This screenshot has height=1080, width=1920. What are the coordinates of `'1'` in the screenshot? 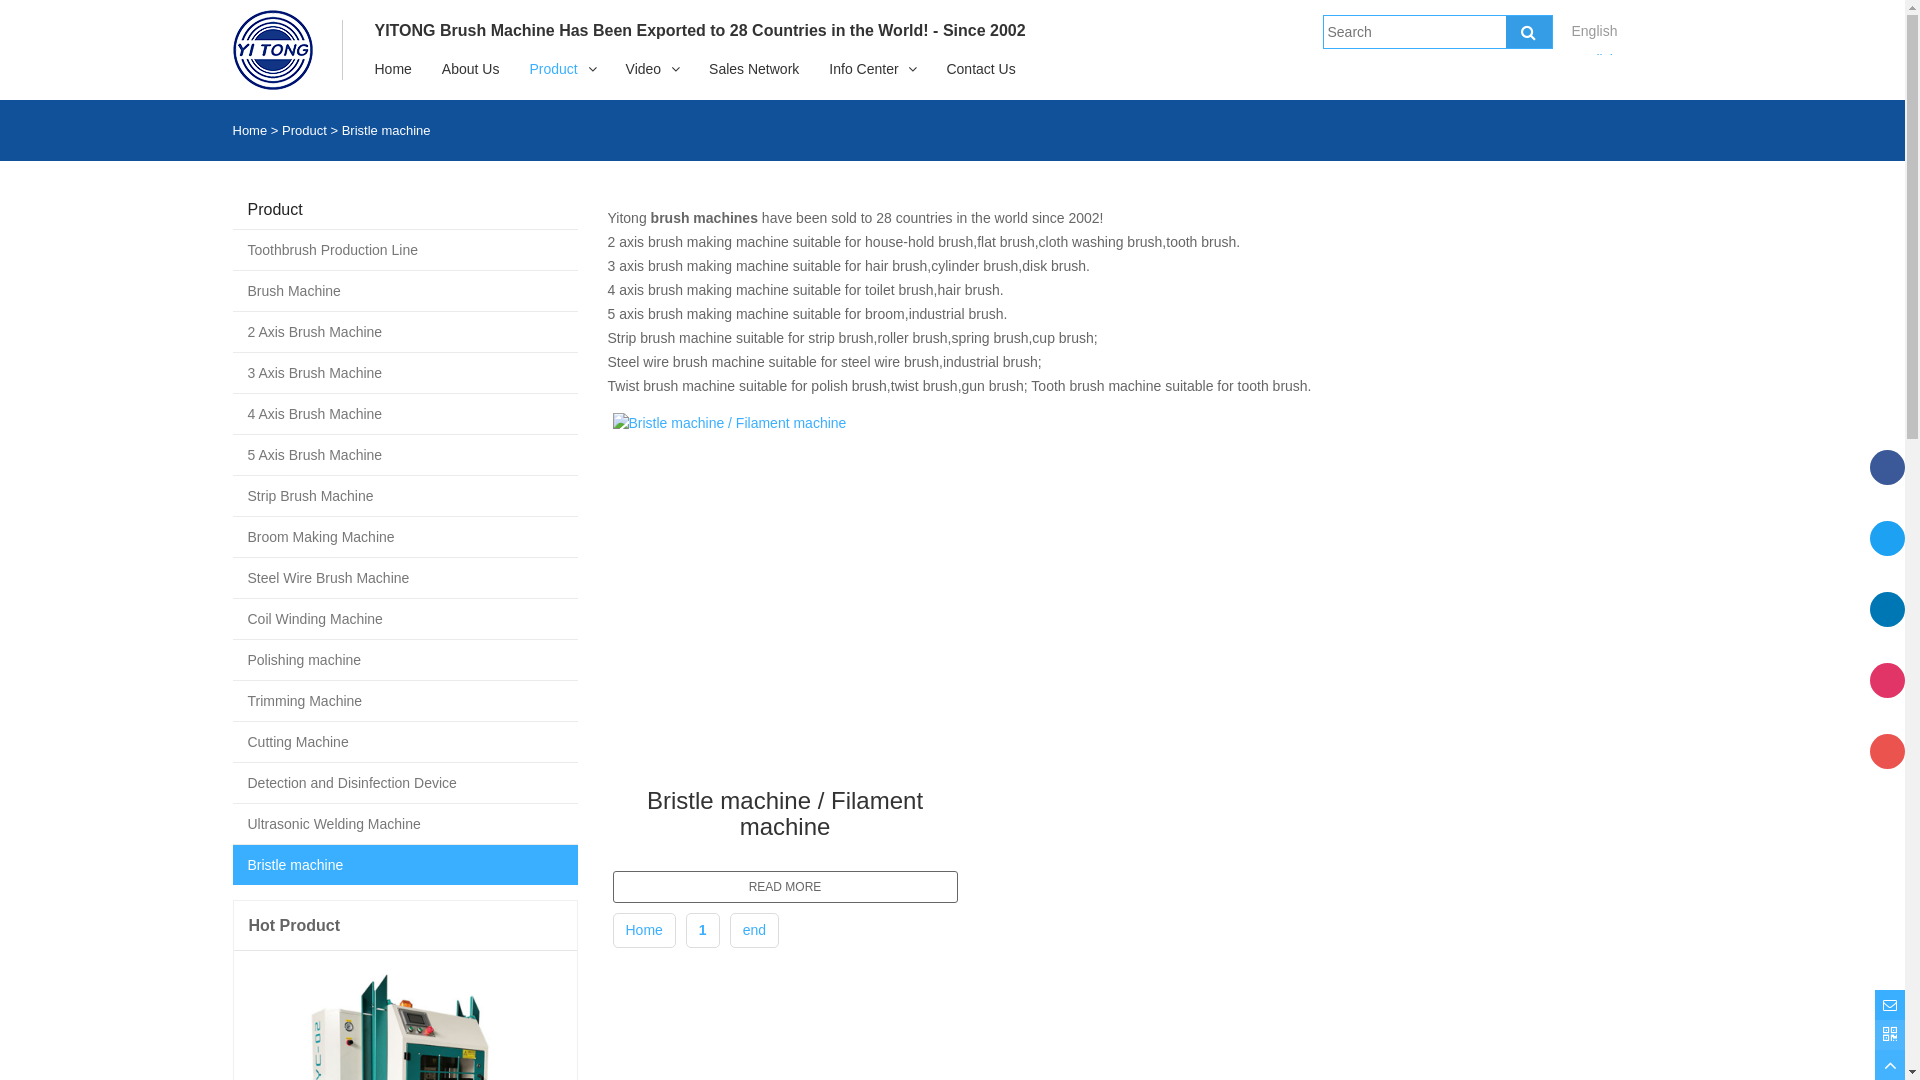 It's located at (702, 929).